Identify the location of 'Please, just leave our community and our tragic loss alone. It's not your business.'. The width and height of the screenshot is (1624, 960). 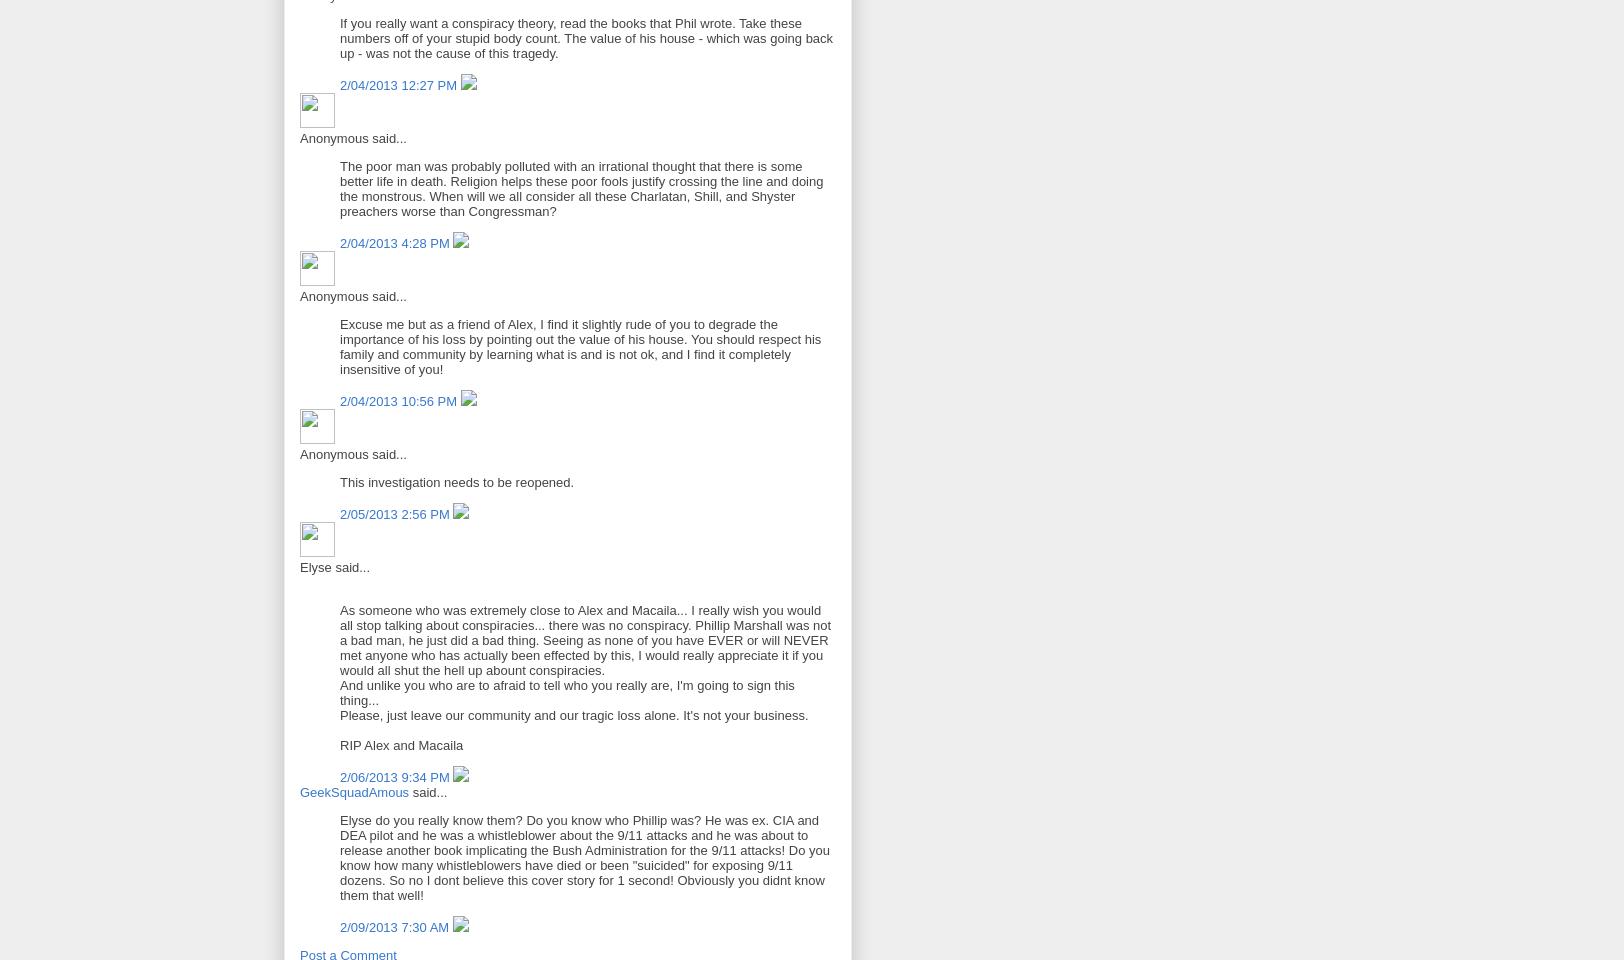
(573, 714).